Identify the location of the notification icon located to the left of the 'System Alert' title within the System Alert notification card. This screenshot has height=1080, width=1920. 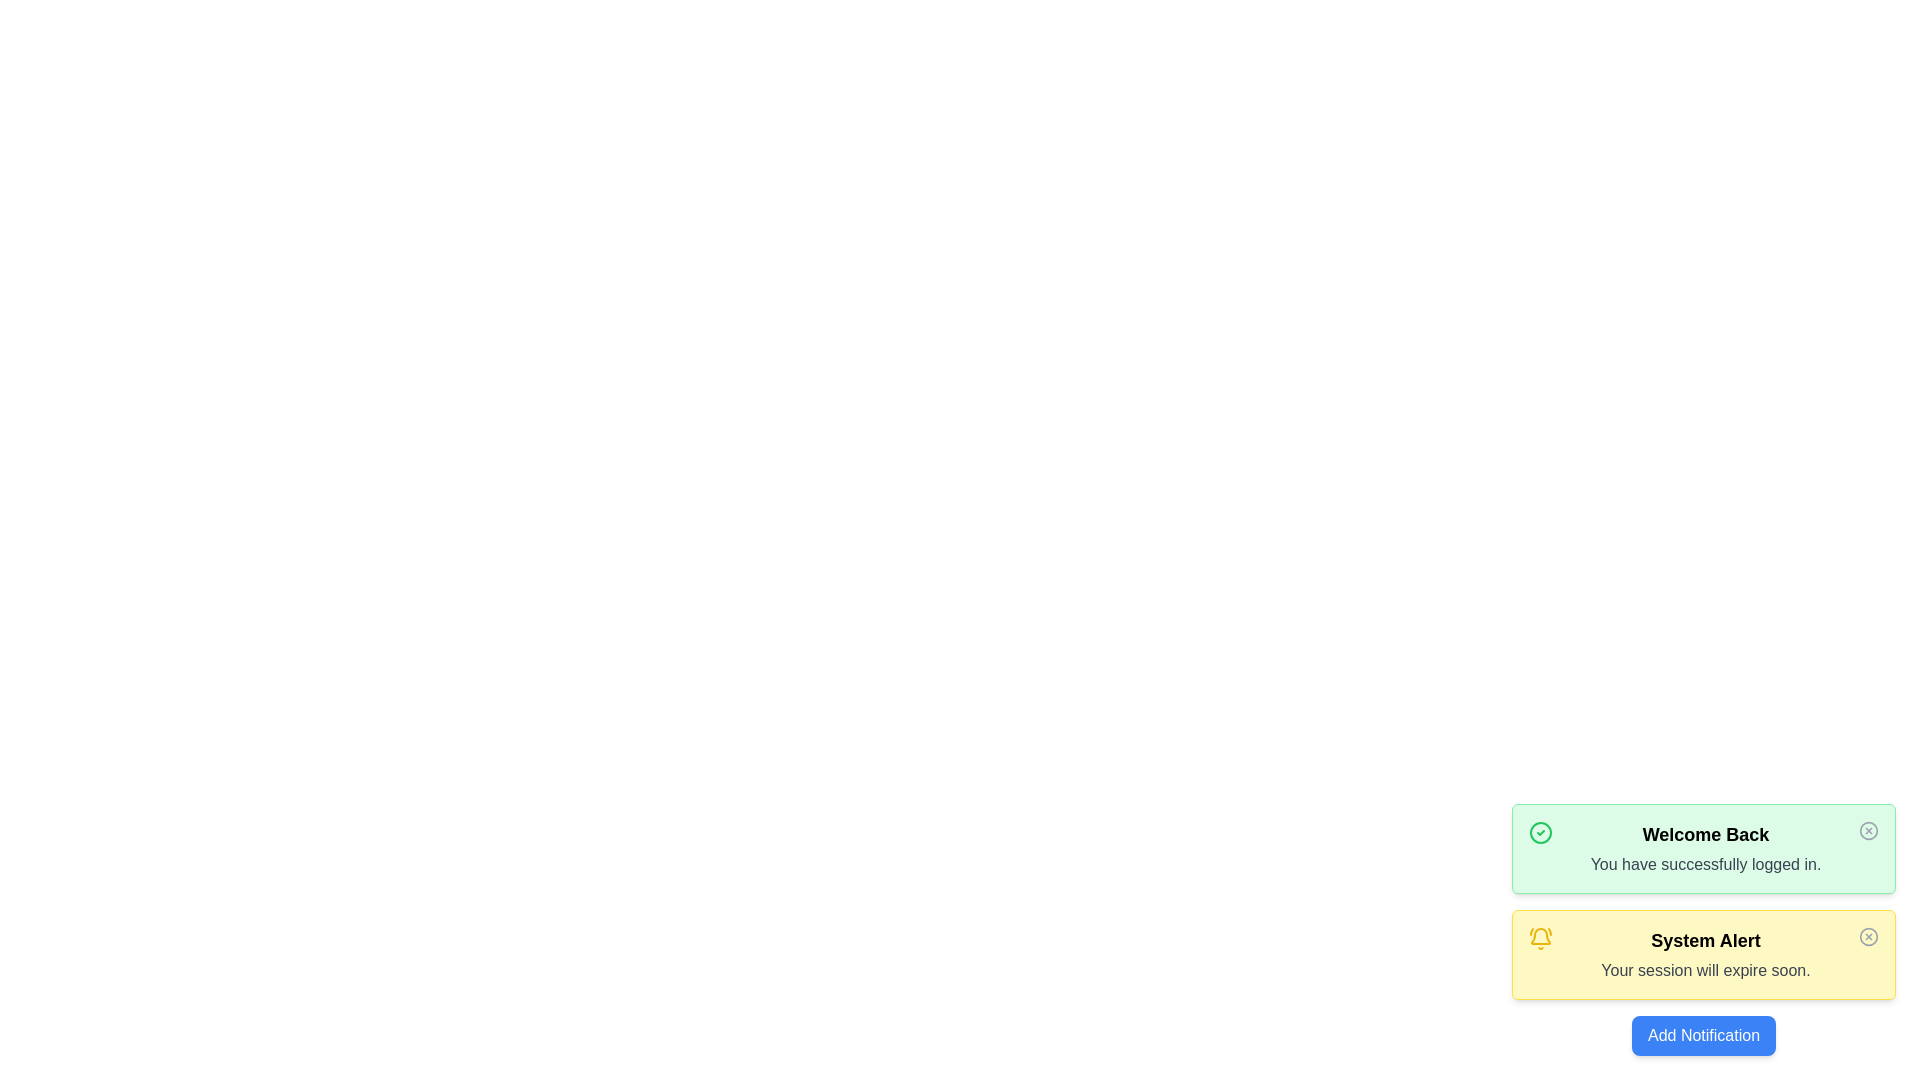
(1539, 938).